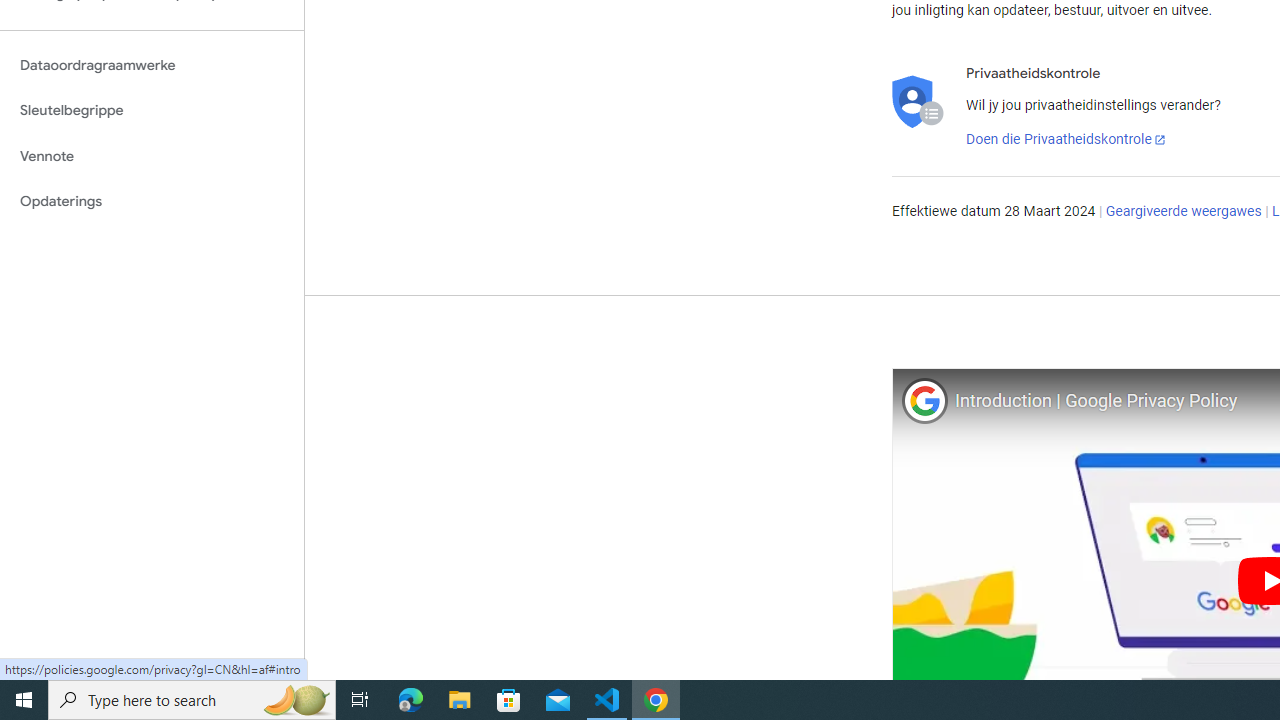  Describe the element at coordinates (1183, 212) in the screenshot. I see `'Geargiveerde weergawes'` at that location.